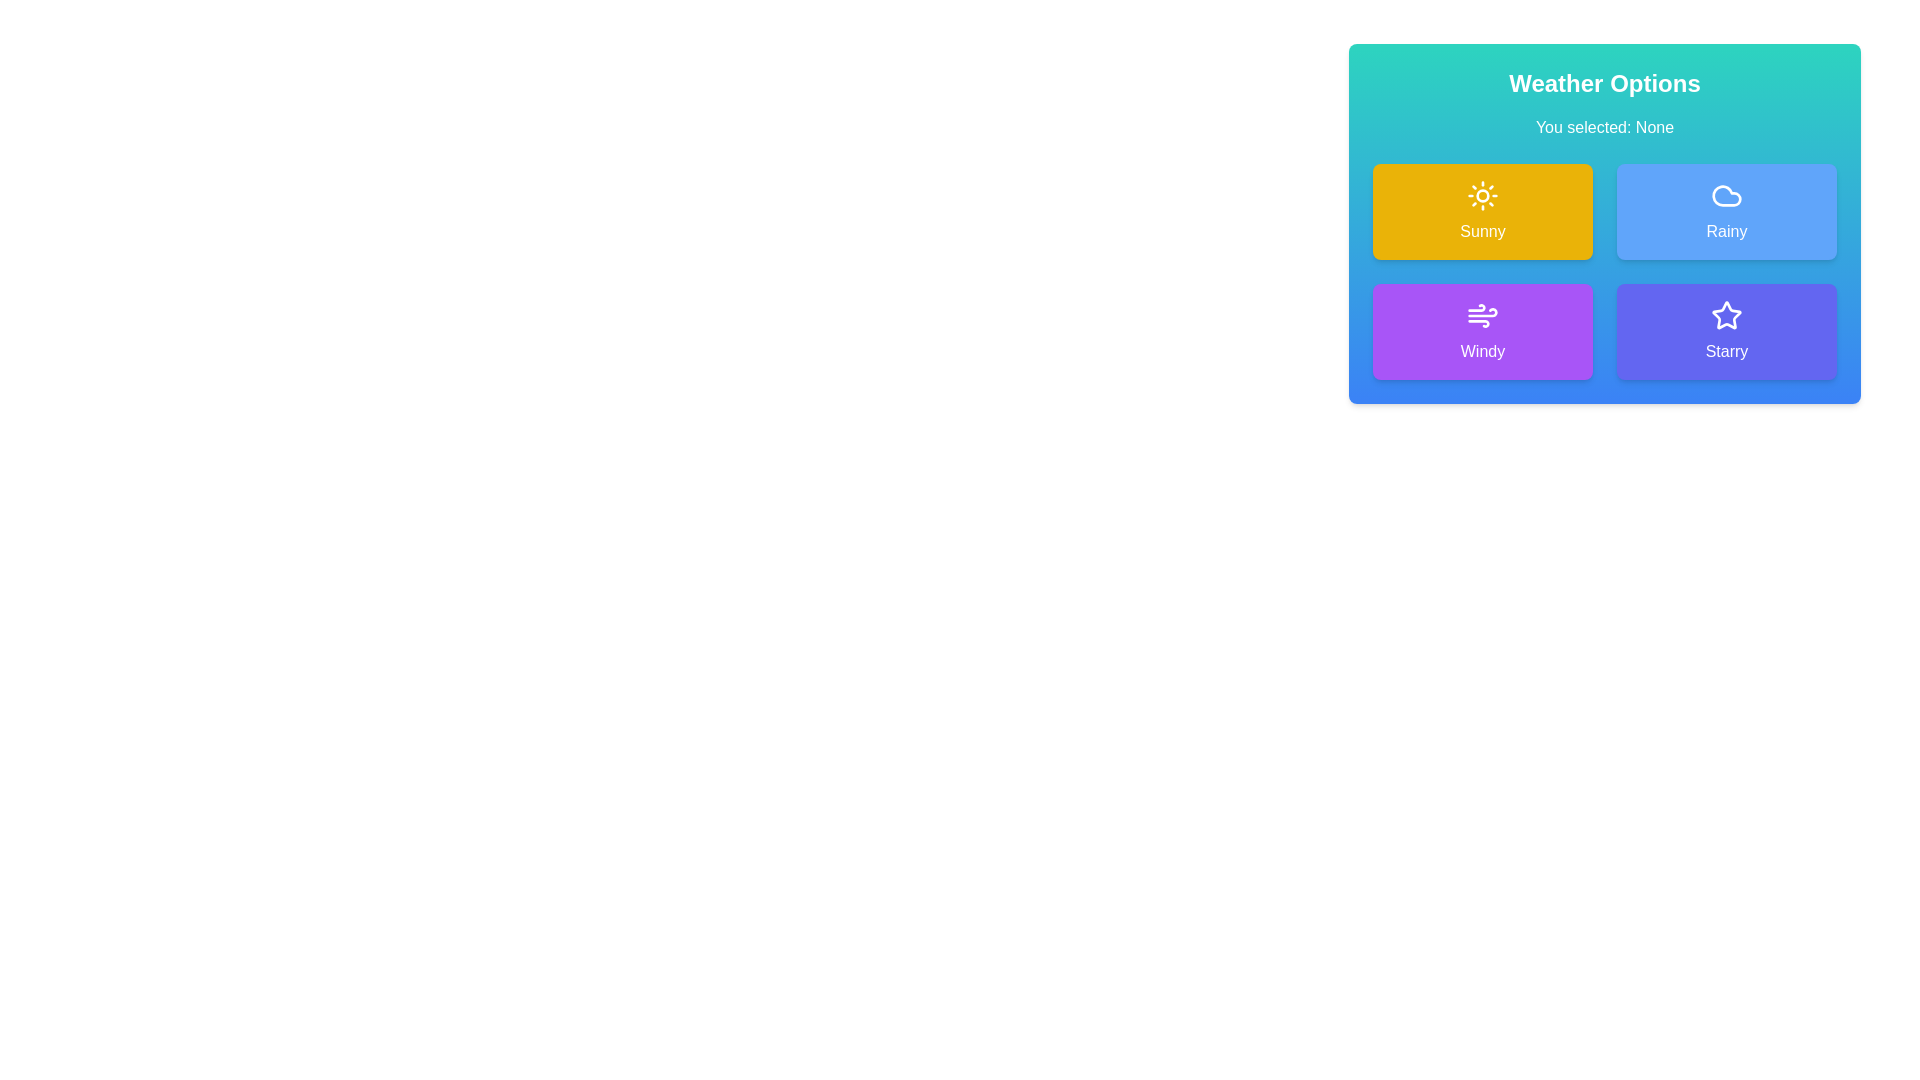 This screenshot has width=1920, height=1080. What do you see at coordinates (1483, 196) in the screenshot?
I see `the small yellow circular design with a darker border located in the center of the 'Sunny' button, which is the top-left button among the four weather option buttons` at bounding box center [1483, 196].